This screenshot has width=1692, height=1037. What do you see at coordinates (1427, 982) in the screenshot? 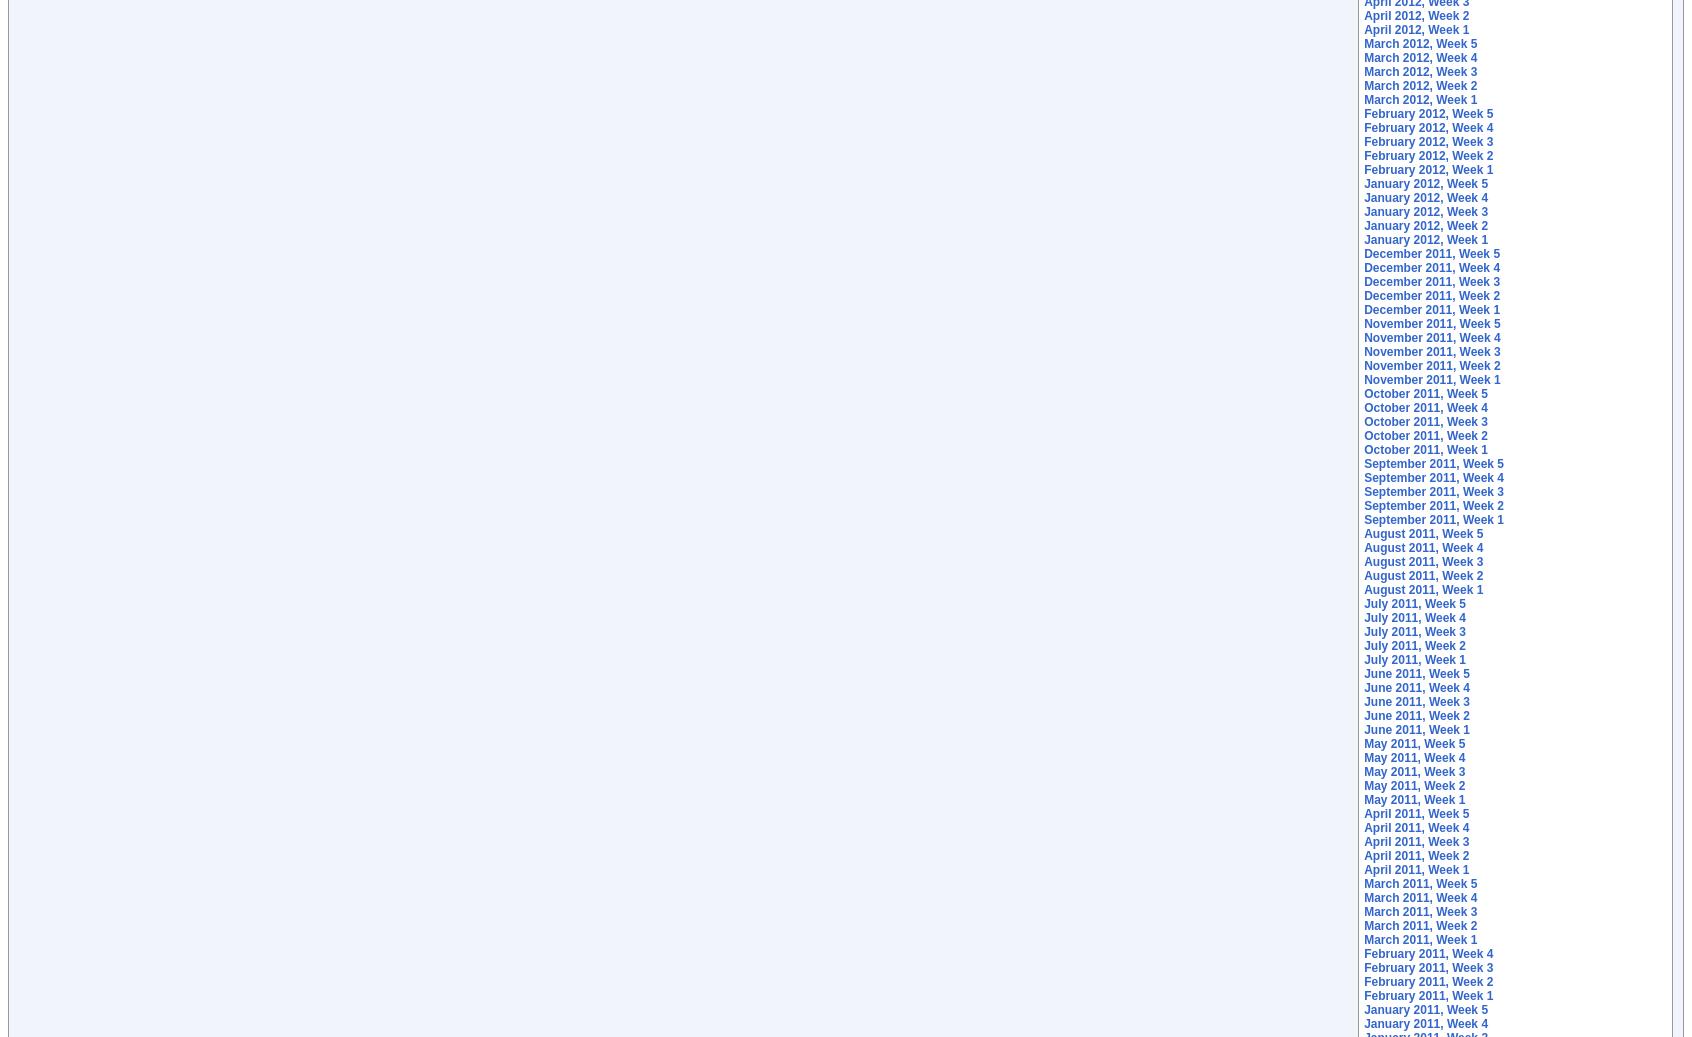
I see `'February 2011, Week 2'` at bounding box center [1427, 982].